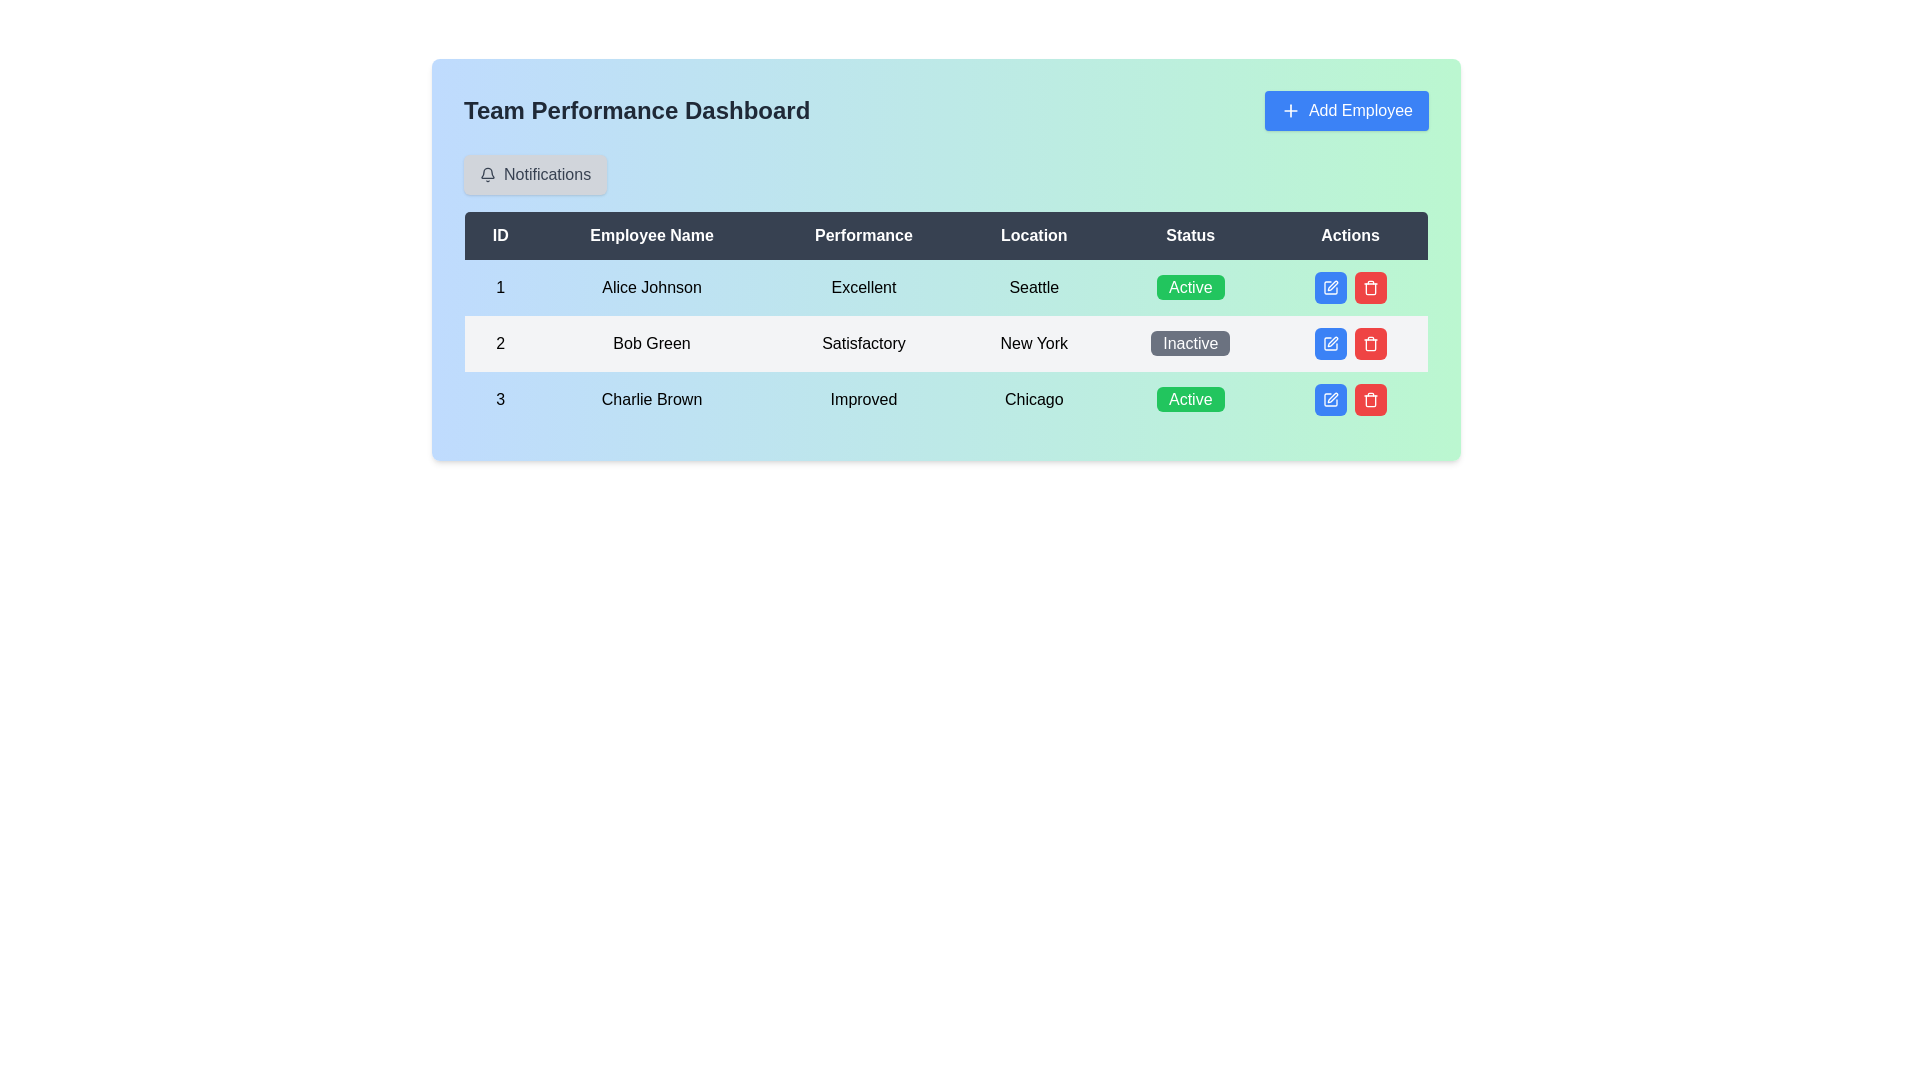 The image size is (1920, 1080). What do you see at coordinates (1330, 400) in the screenshot?
I see `the blue rectangular button with rounded edges that features a pen icon, located in the 'Actions' column of the third row` at bounding box center [1330, 400].